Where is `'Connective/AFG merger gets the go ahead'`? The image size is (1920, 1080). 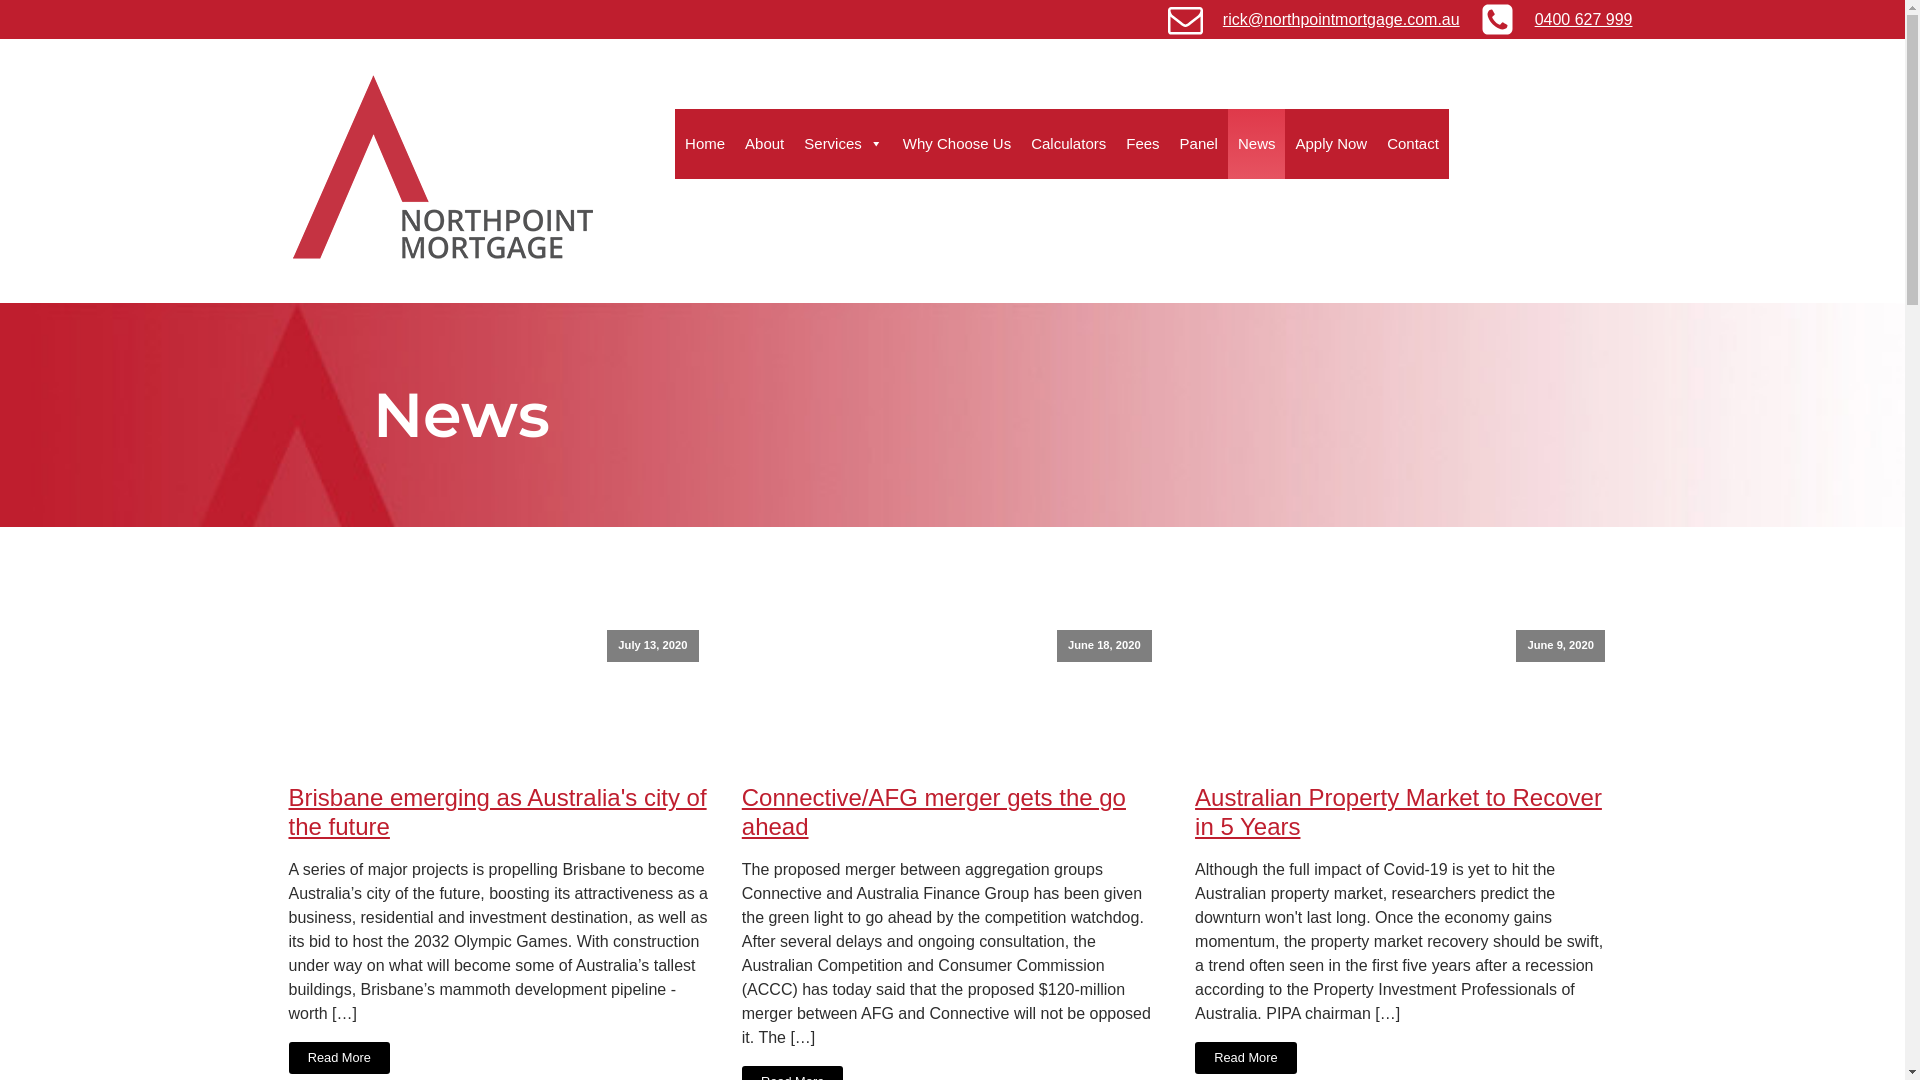
'Connective/AFG merger gets the go ahead' is located at coordinates (951, 813).